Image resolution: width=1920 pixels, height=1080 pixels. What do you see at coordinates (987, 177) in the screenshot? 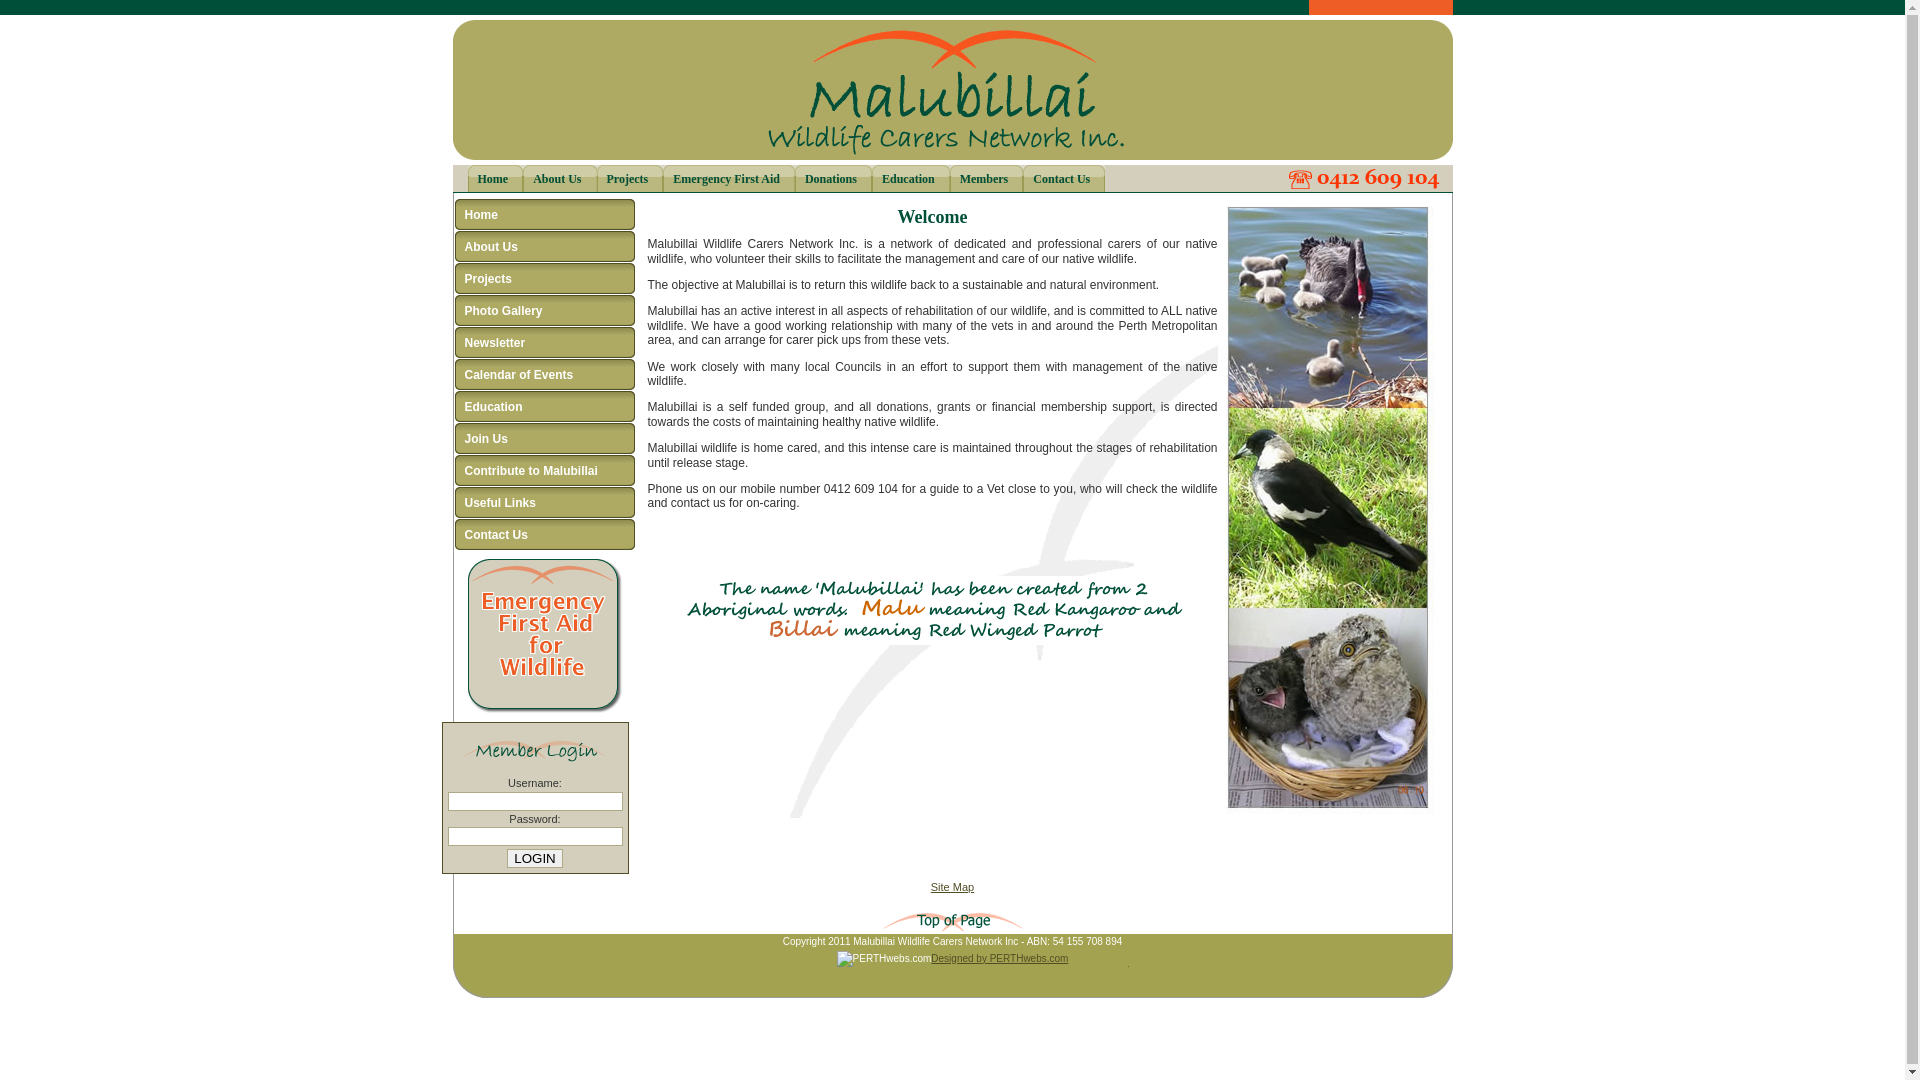
I see `'Members'` at bounding box center [987, 177].